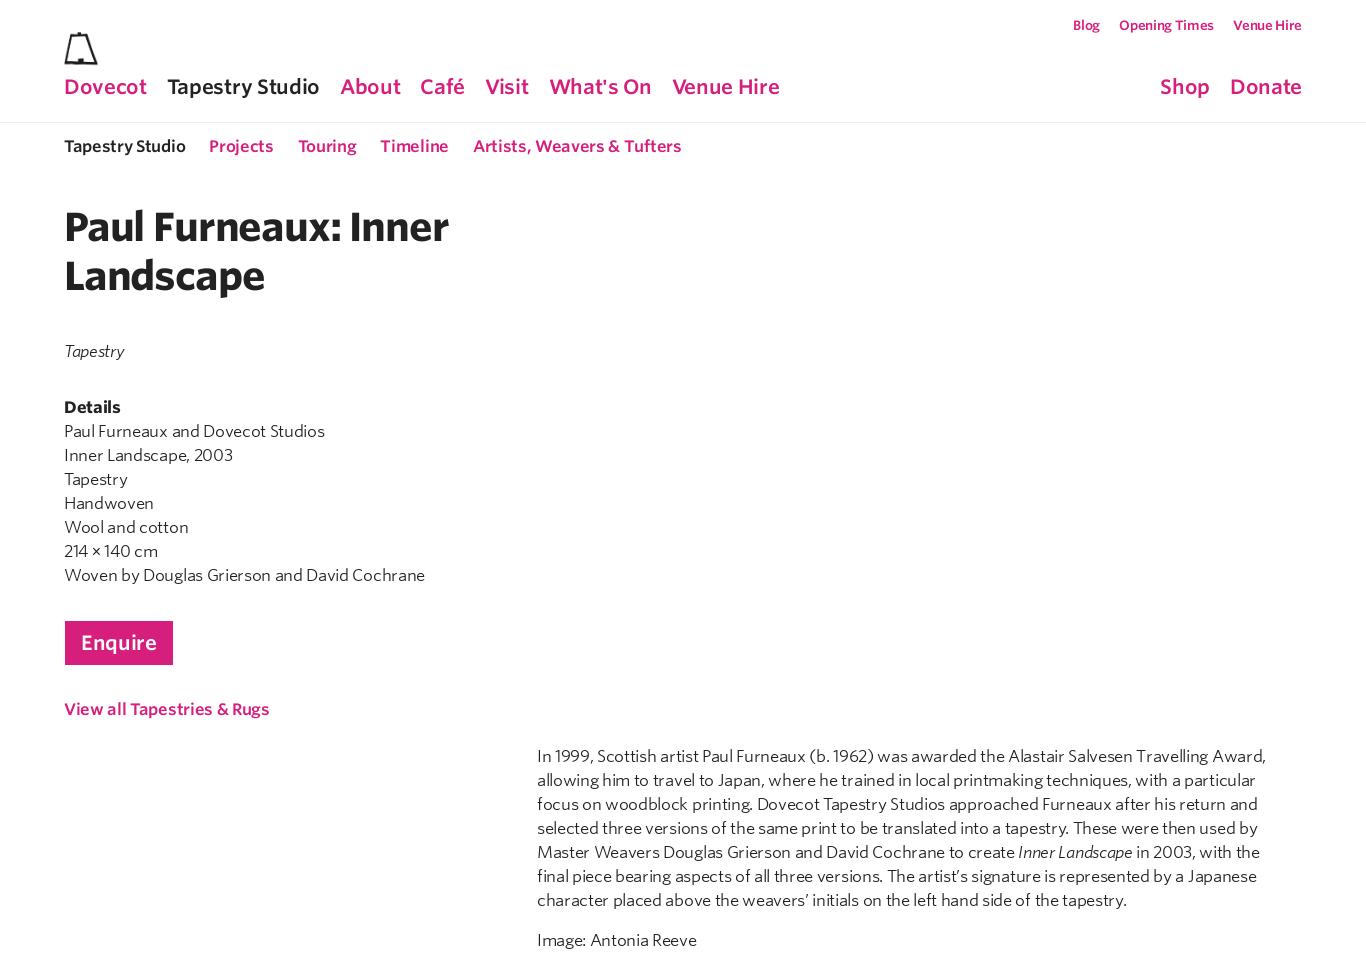 This screenshot has width=1366, height=955. What do you see at coordinates (536, 106) in the screenshot?
I see `'Image: Antonia Reeve'` at bounding box center [536, 106].